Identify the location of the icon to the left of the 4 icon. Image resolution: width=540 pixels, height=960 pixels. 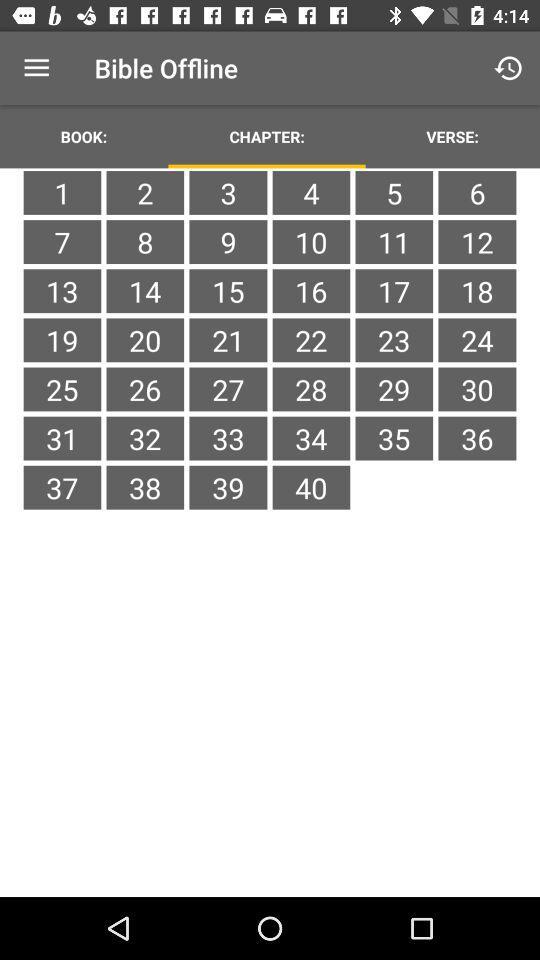
(227, 192).